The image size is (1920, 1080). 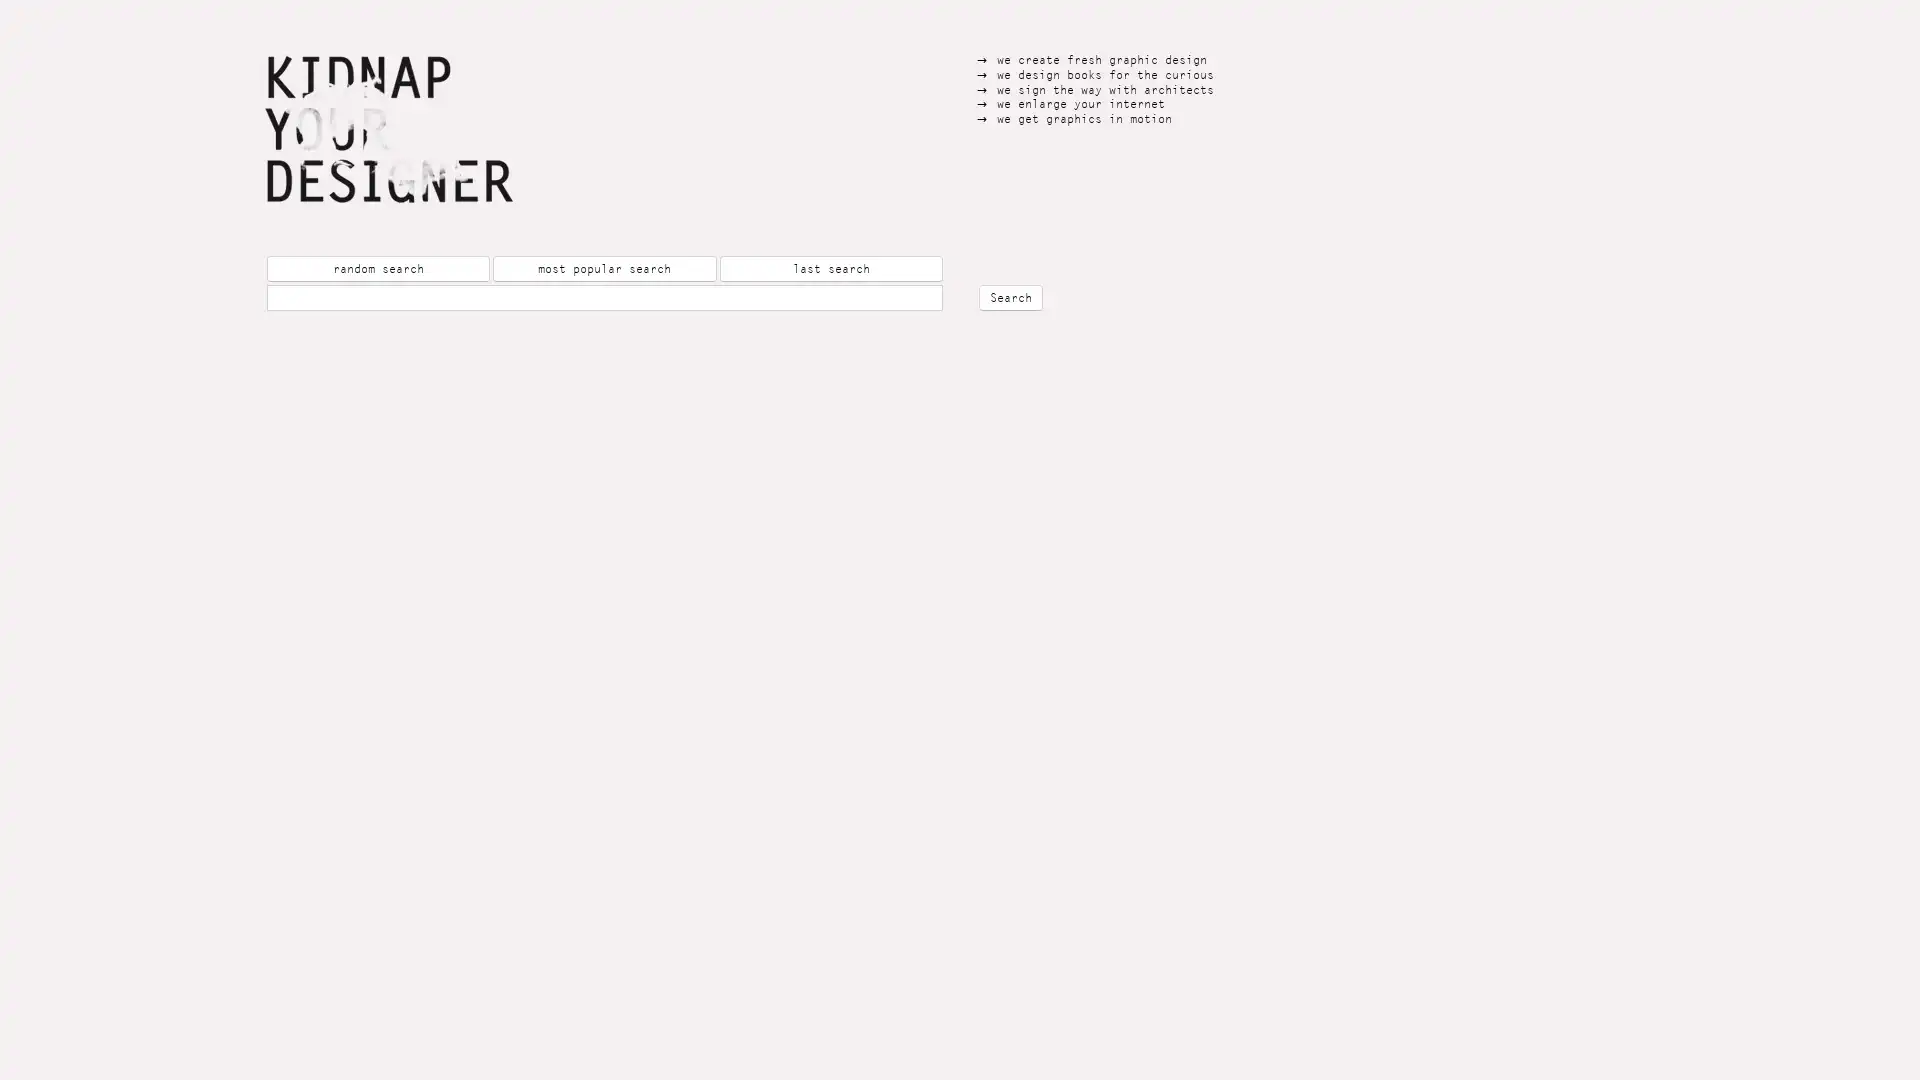 What do you see at coordinates (378, 268) in the screenshot?
I see `random search` at bounding box center [378, 268].